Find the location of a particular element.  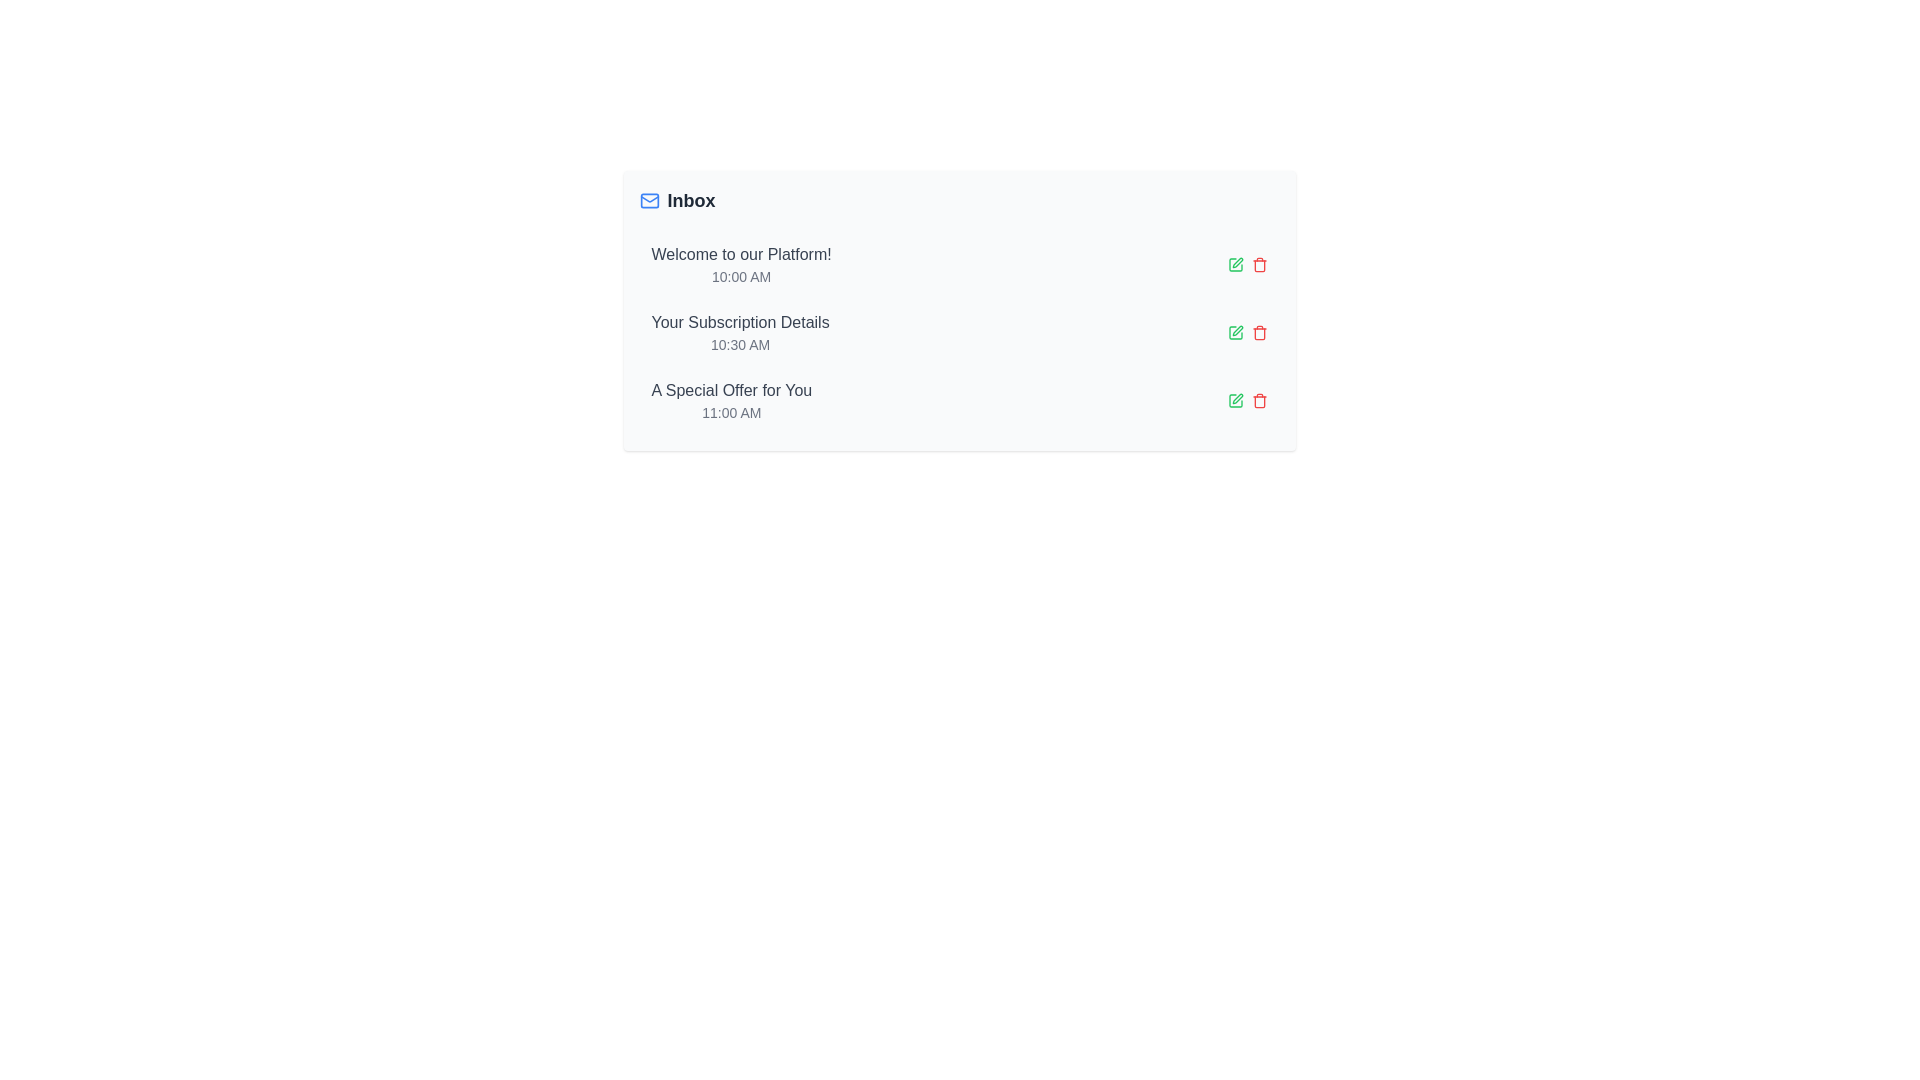

the edit button, which is the first icon in a group of similar icons located to the right of an item in the list, to initiate editing is located at coordinates (1234, 401).